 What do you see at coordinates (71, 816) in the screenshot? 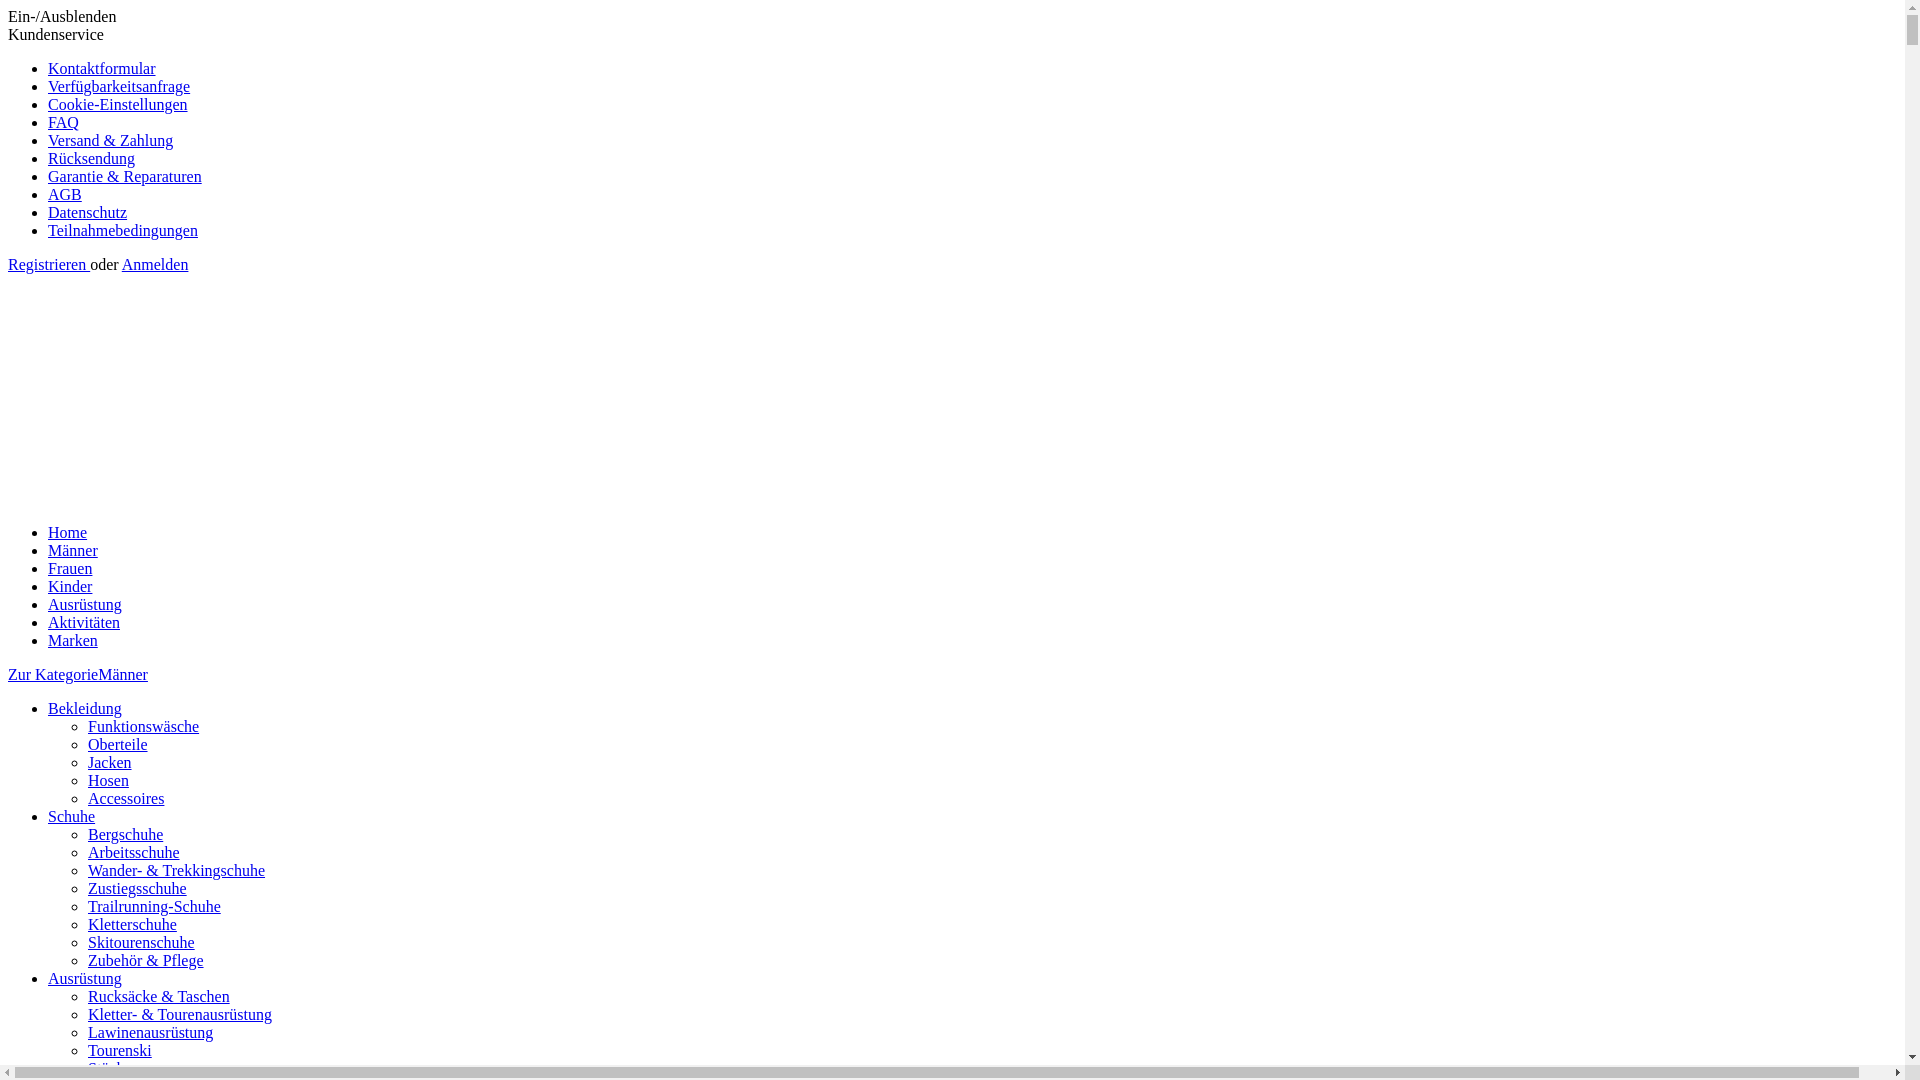
I see `'Schuhe'` at bounding box center [71, 816].